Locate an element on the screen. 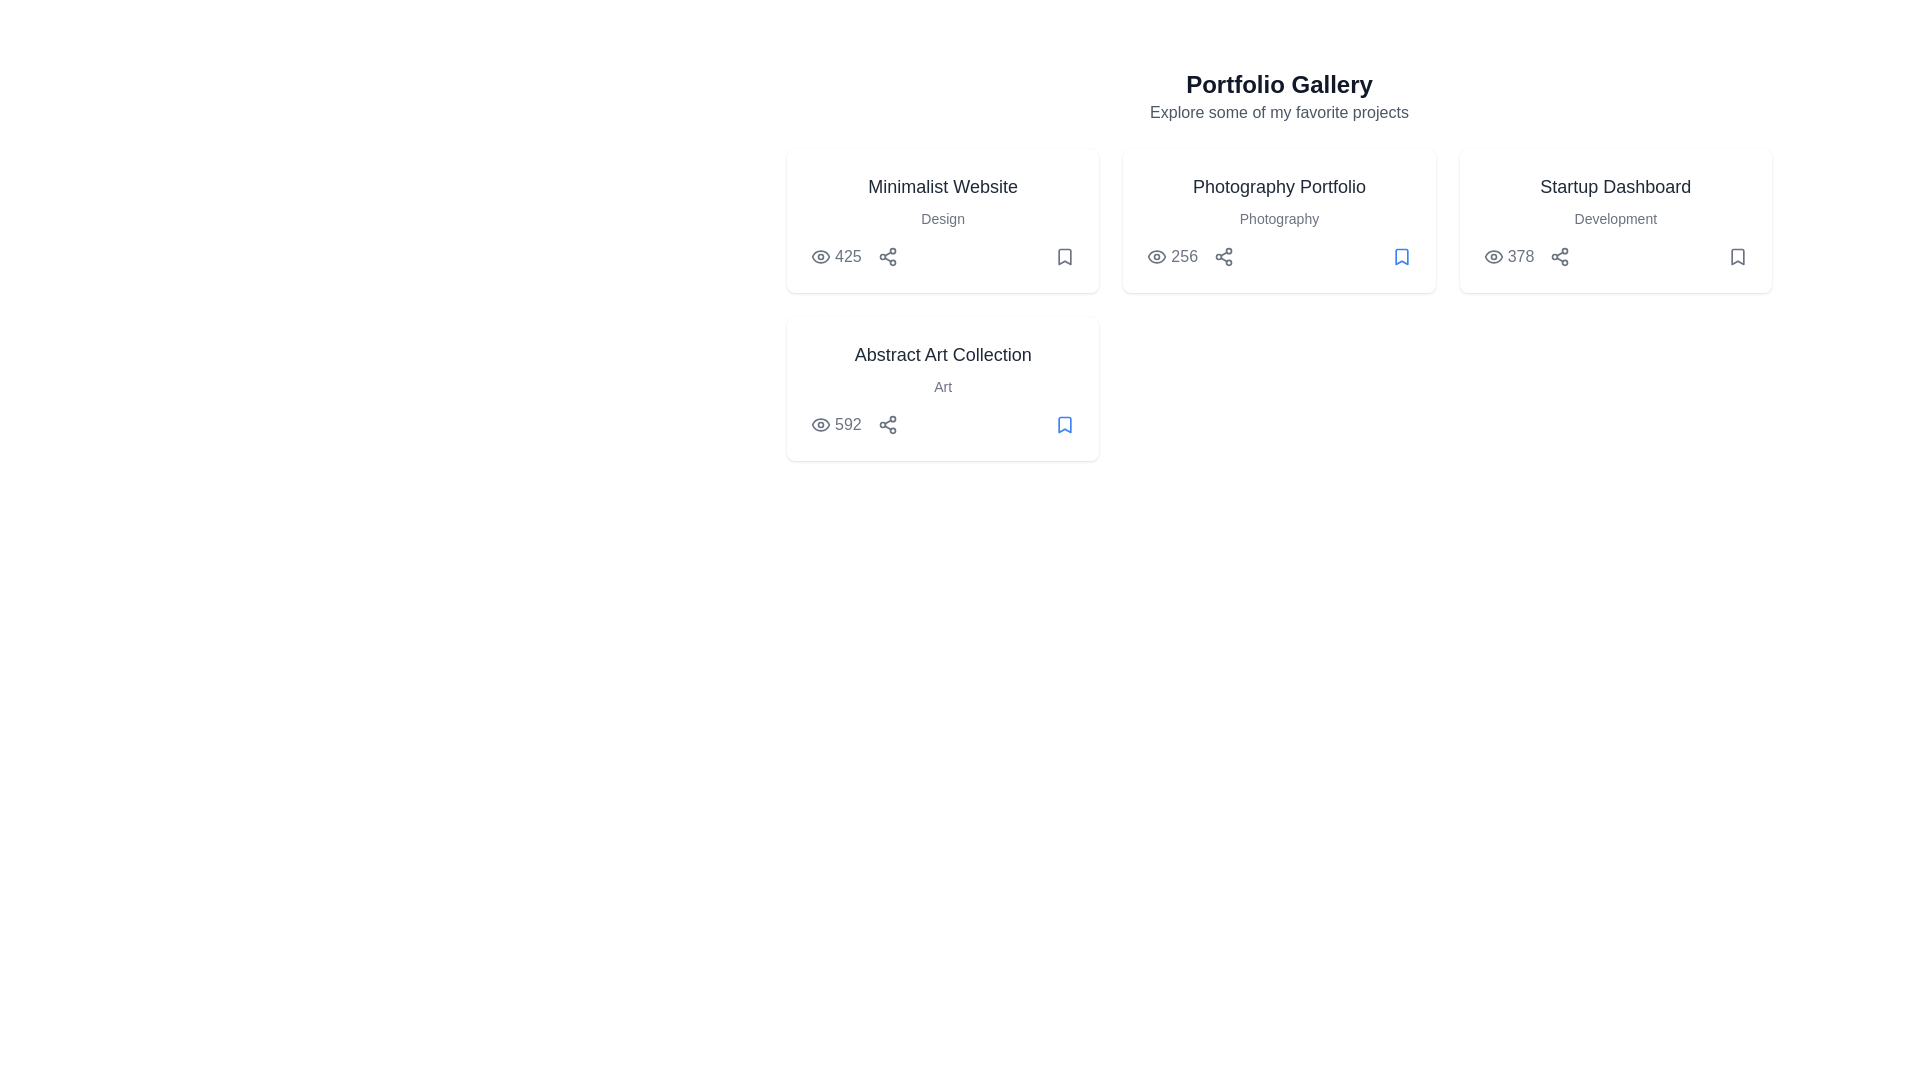 This screenshot has height=1080, width=1920. the bookmark icon located in the bottom-right corner of the first card titled 'Minimalist Website' in the portfolio gallery is located at coordinates (1064, 256).